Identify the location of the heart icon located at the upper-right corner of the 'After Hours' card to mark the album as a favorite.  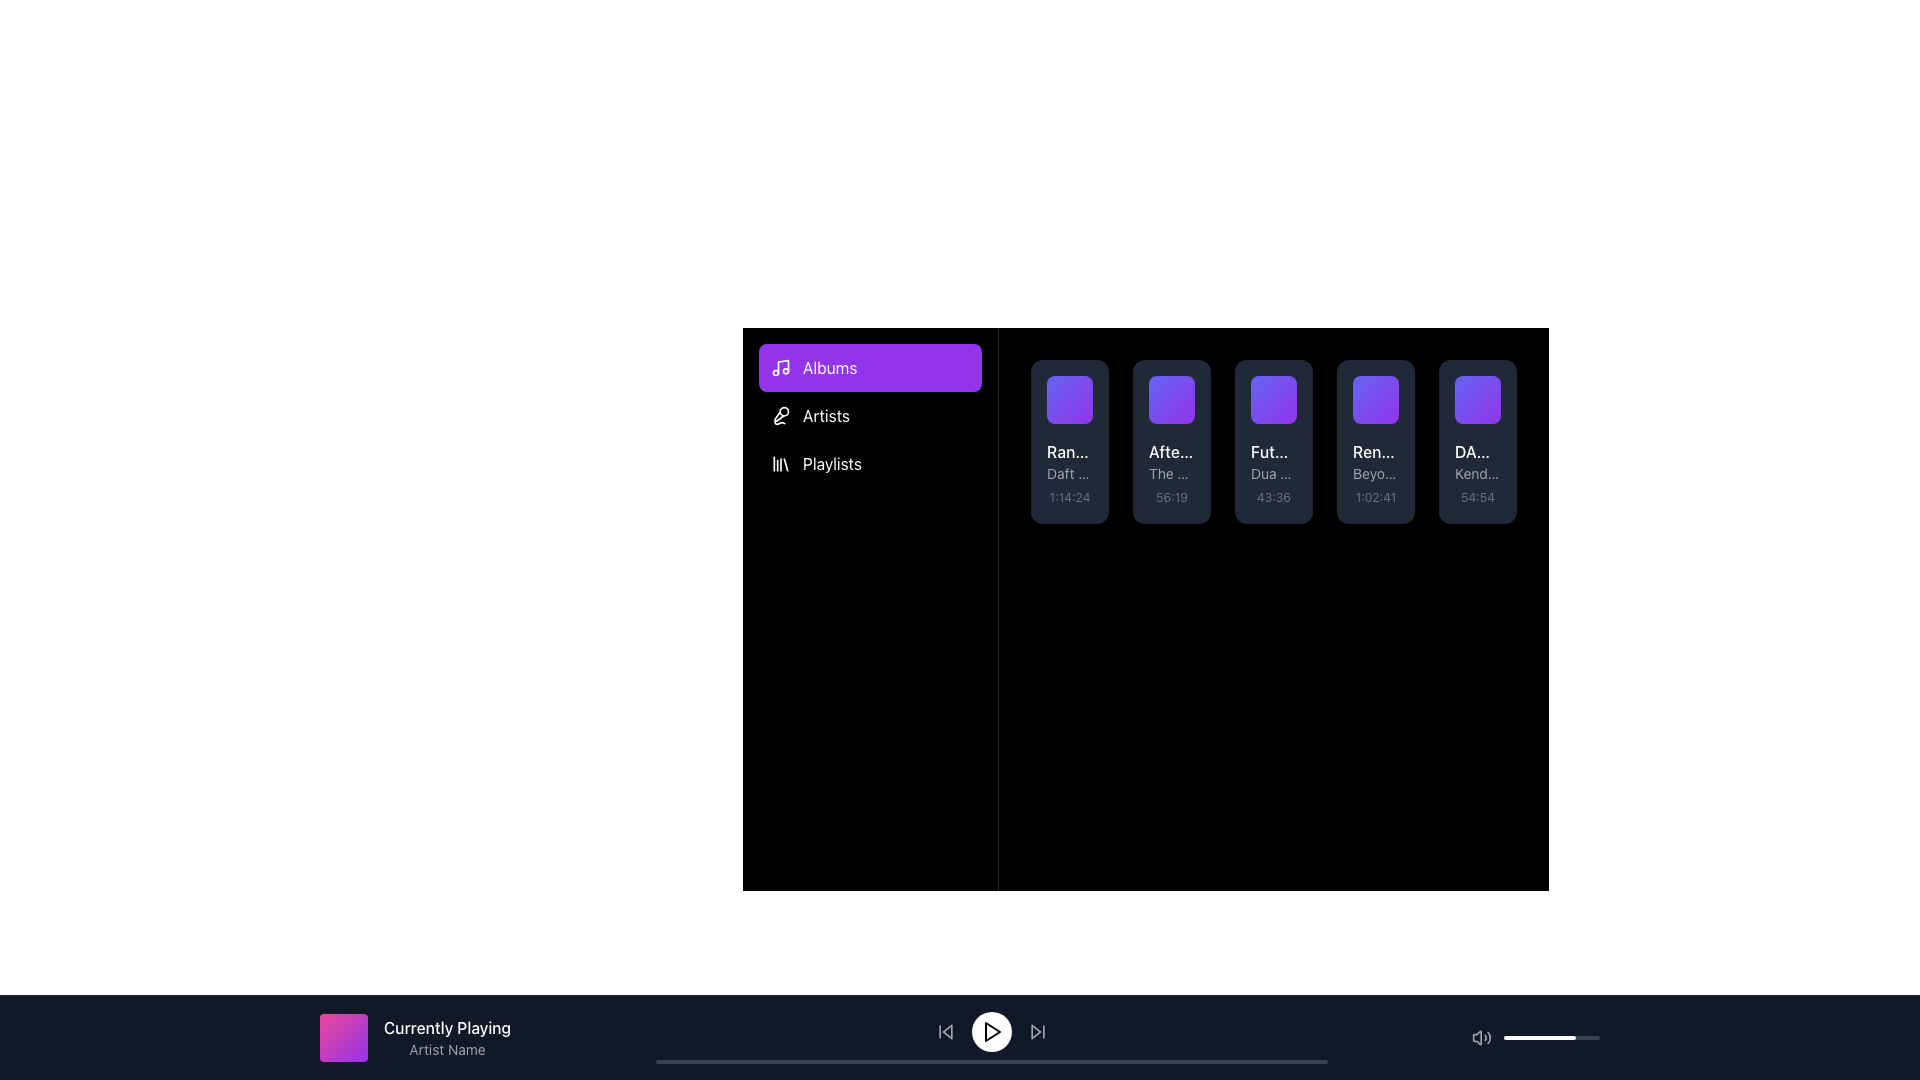
(1182, 388).